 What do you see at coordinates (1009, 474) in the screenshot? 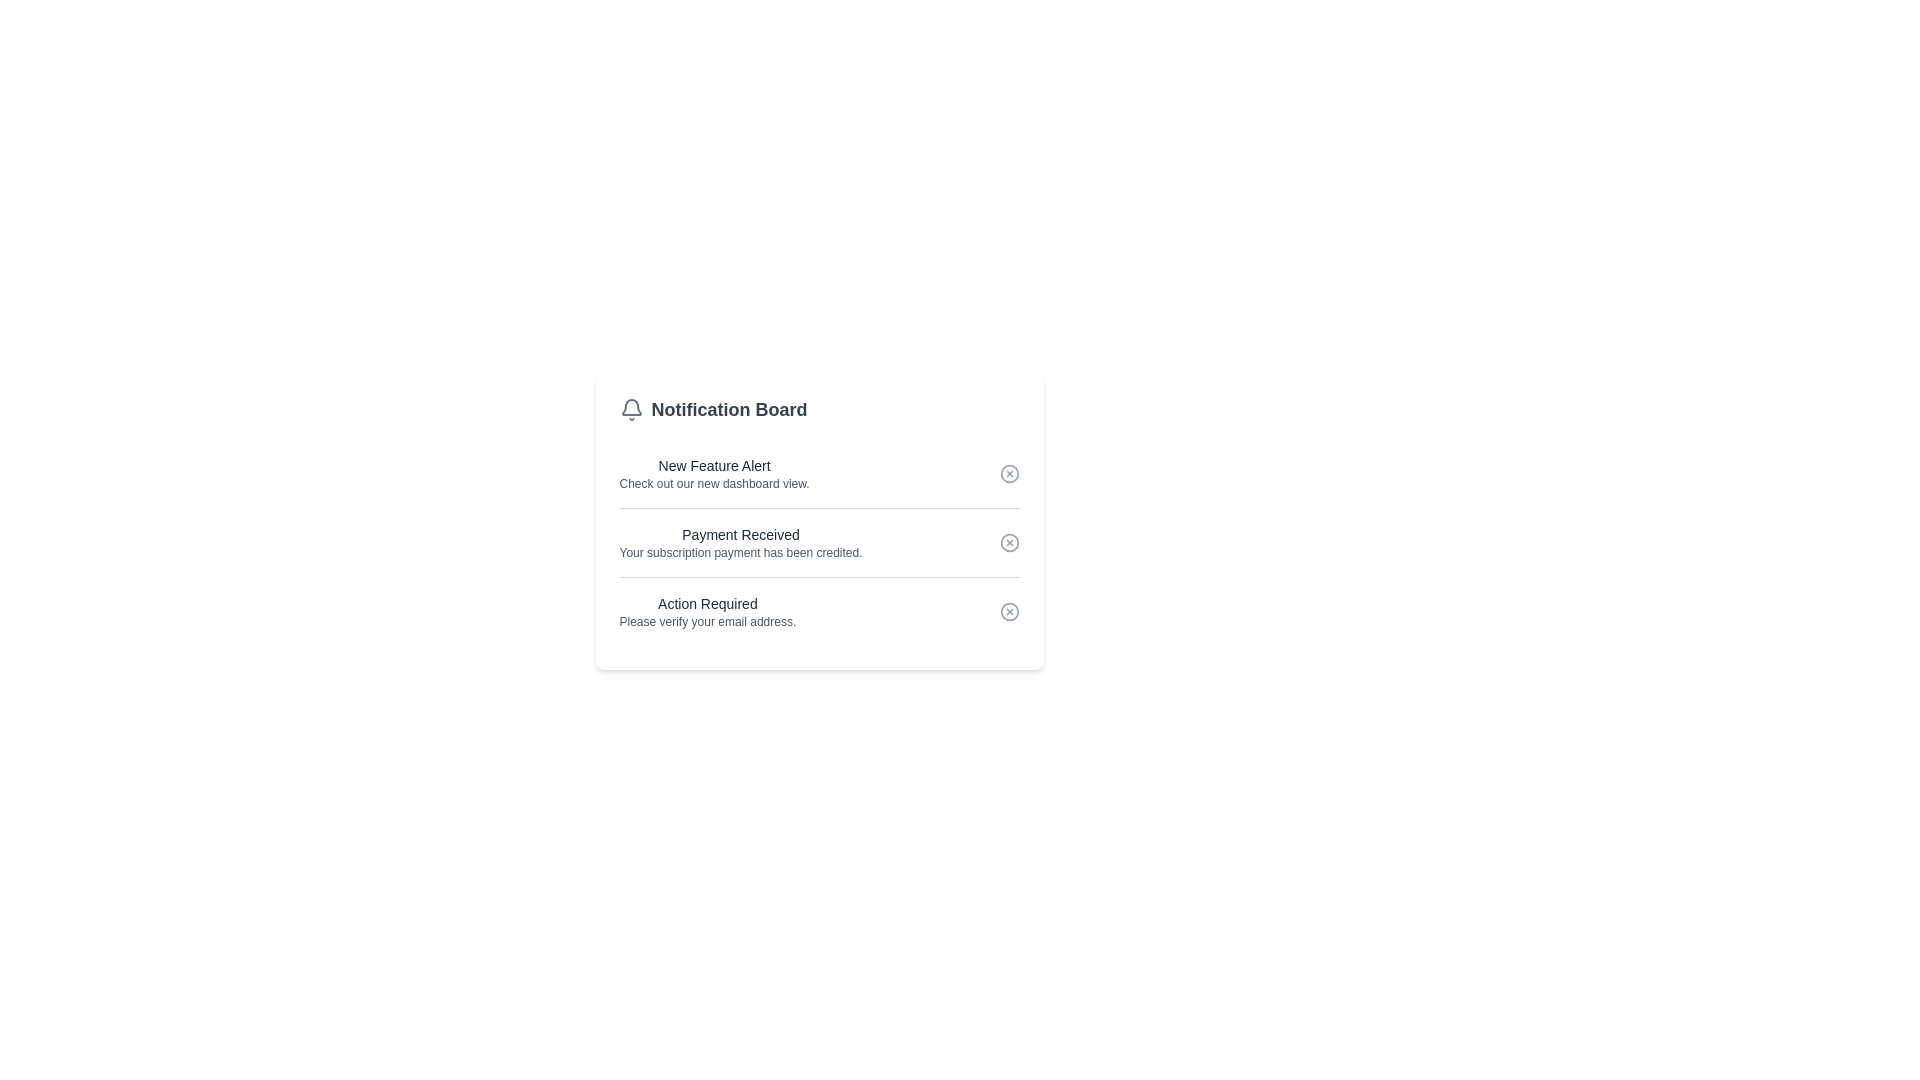
I see `the circle representing the delete button in the first row of the 'Notification Board' UI` at bounding box center [1009, 474].